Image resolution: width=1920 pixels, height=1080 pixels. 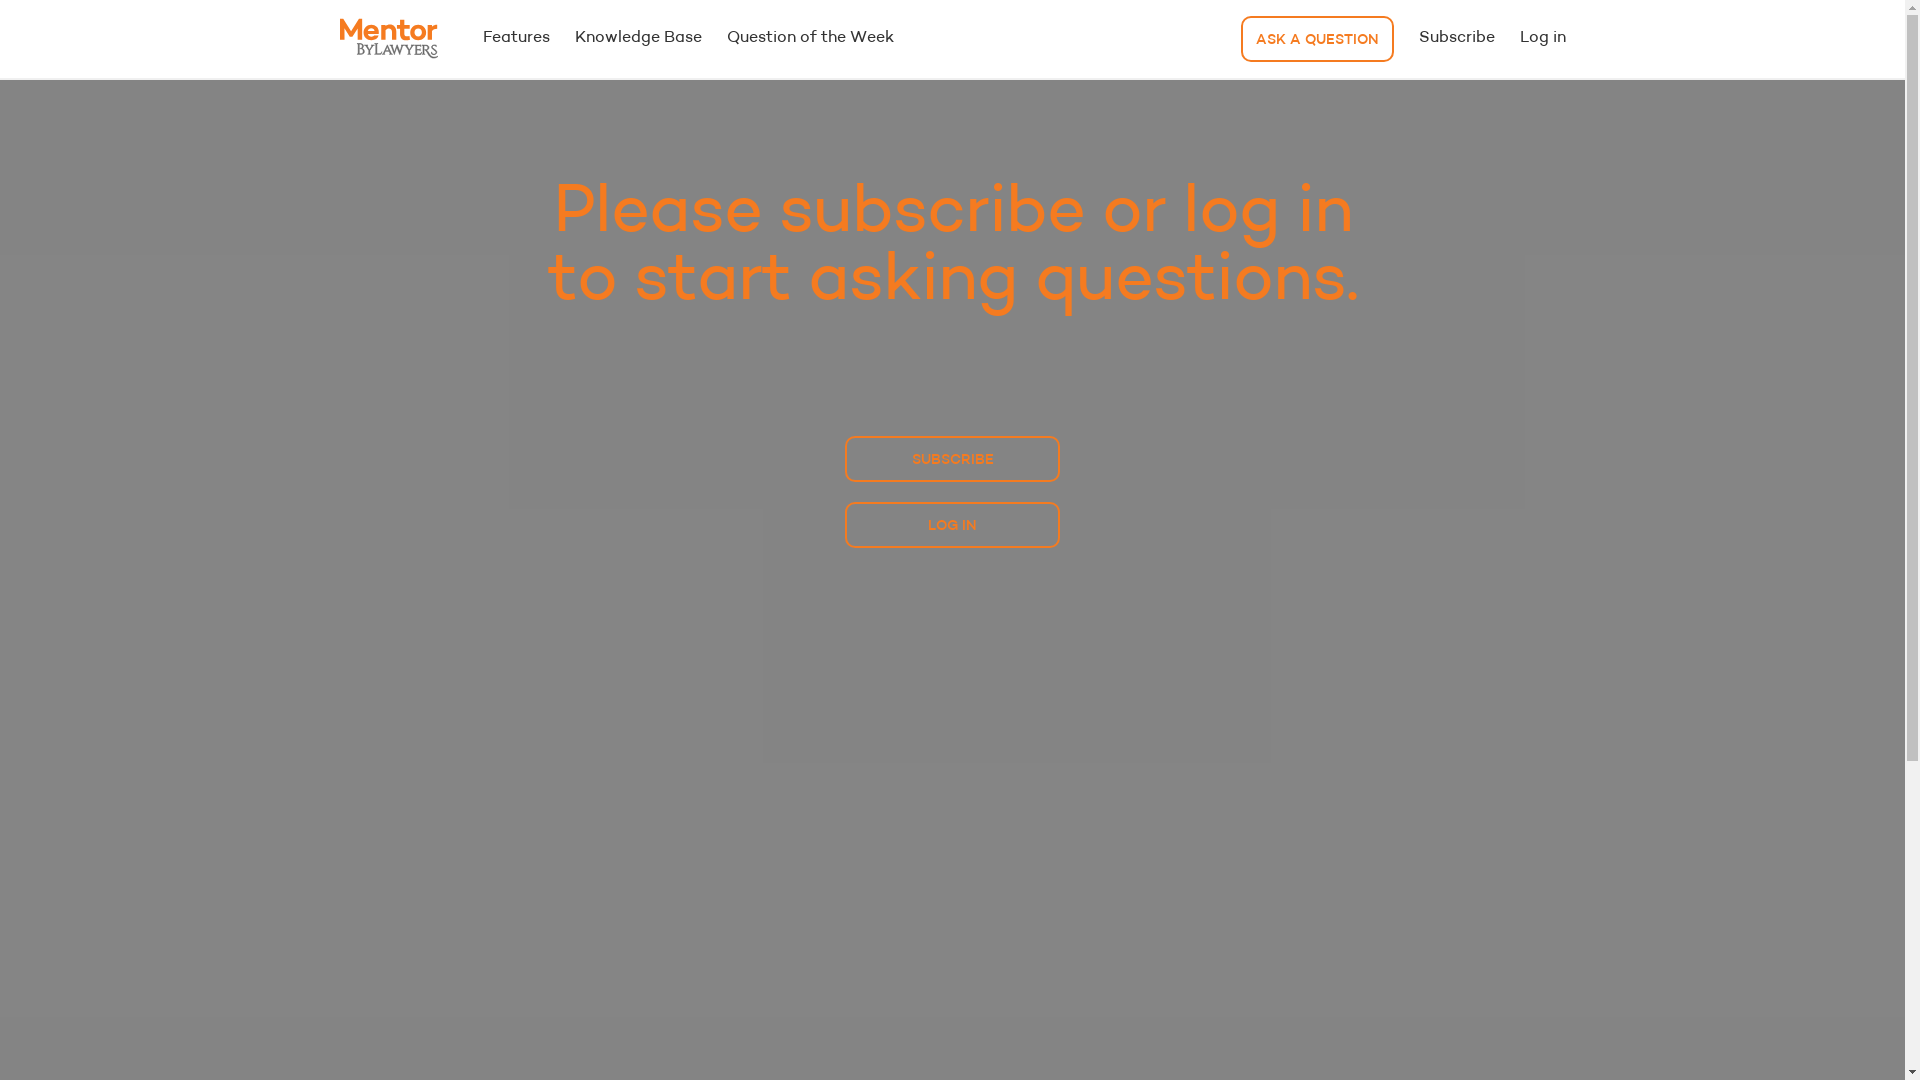 What do you see at coordinates (1316, 38) in the screenshot?
I see `'ASK A QUESTION'` at bounding box center [1316, 38].